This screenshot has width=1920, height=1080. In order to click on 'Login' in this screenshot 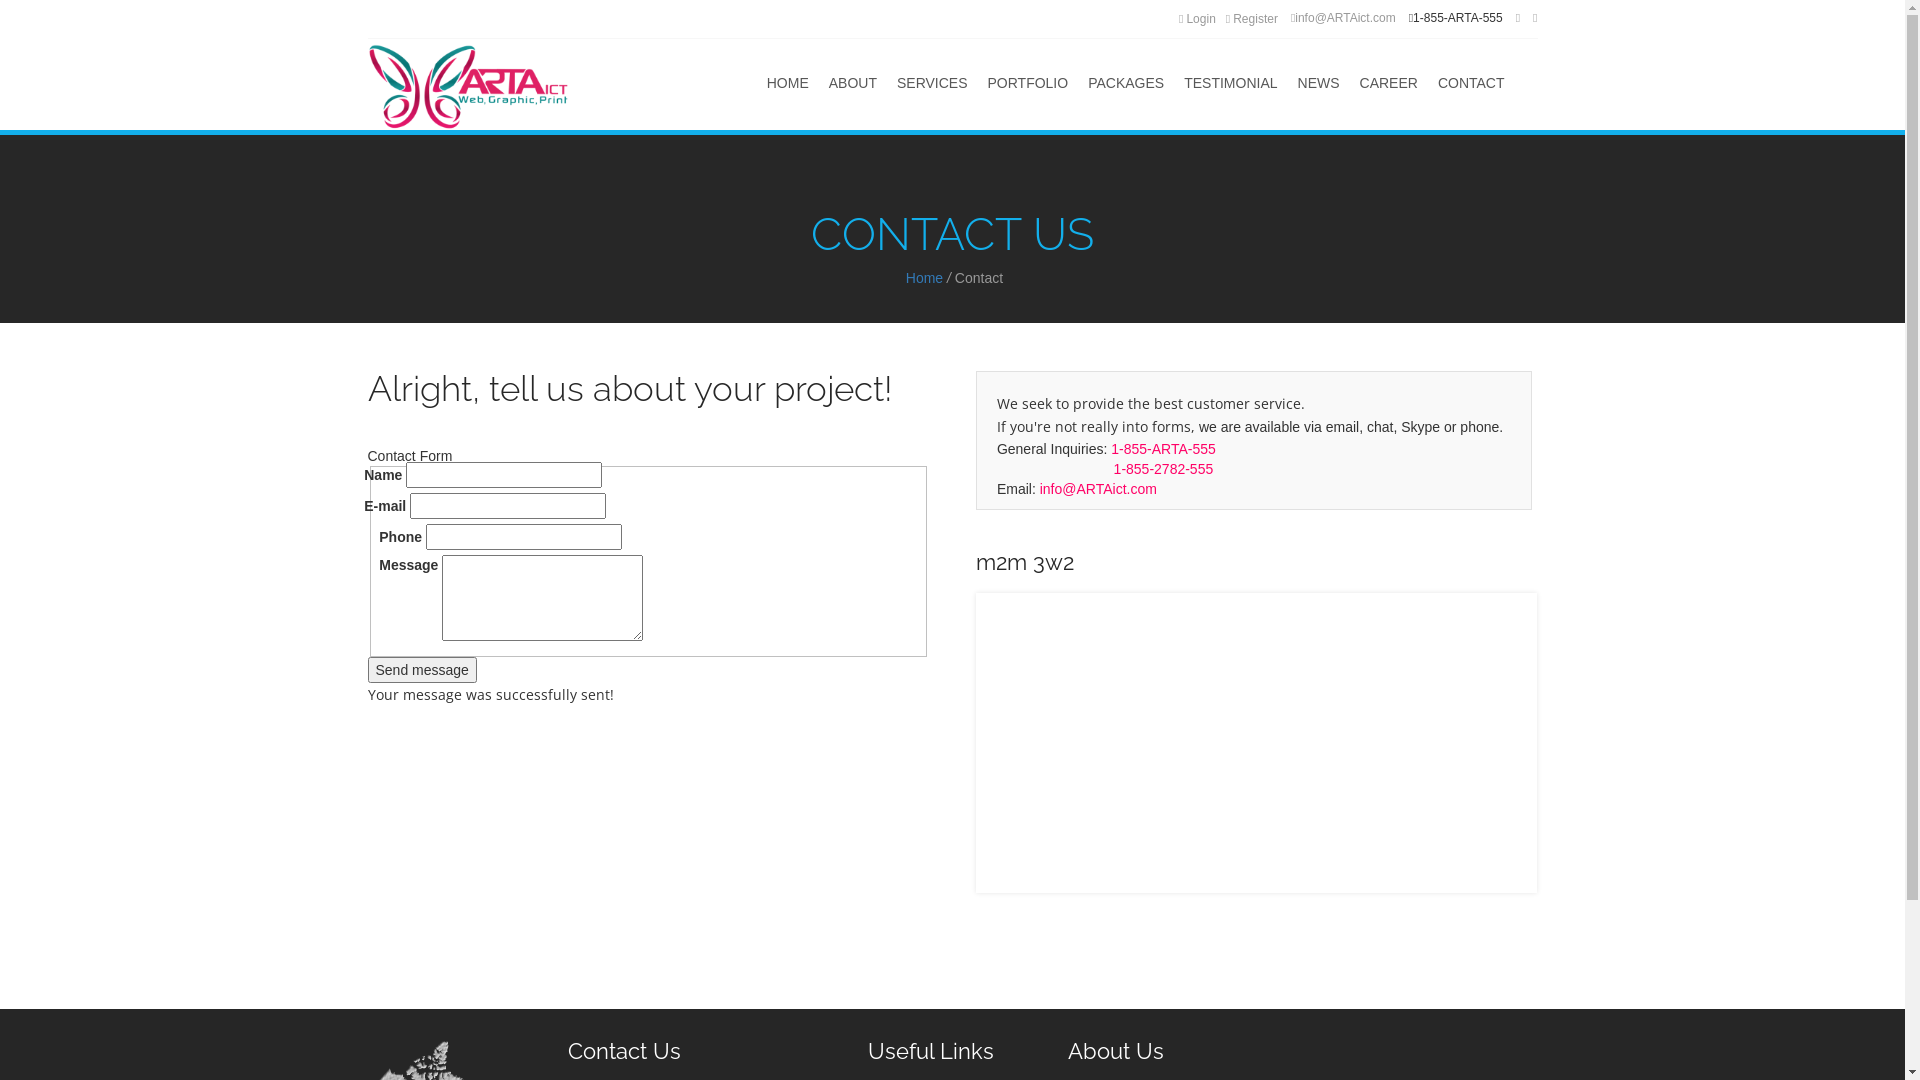, I will do `click(1197, 19)`.